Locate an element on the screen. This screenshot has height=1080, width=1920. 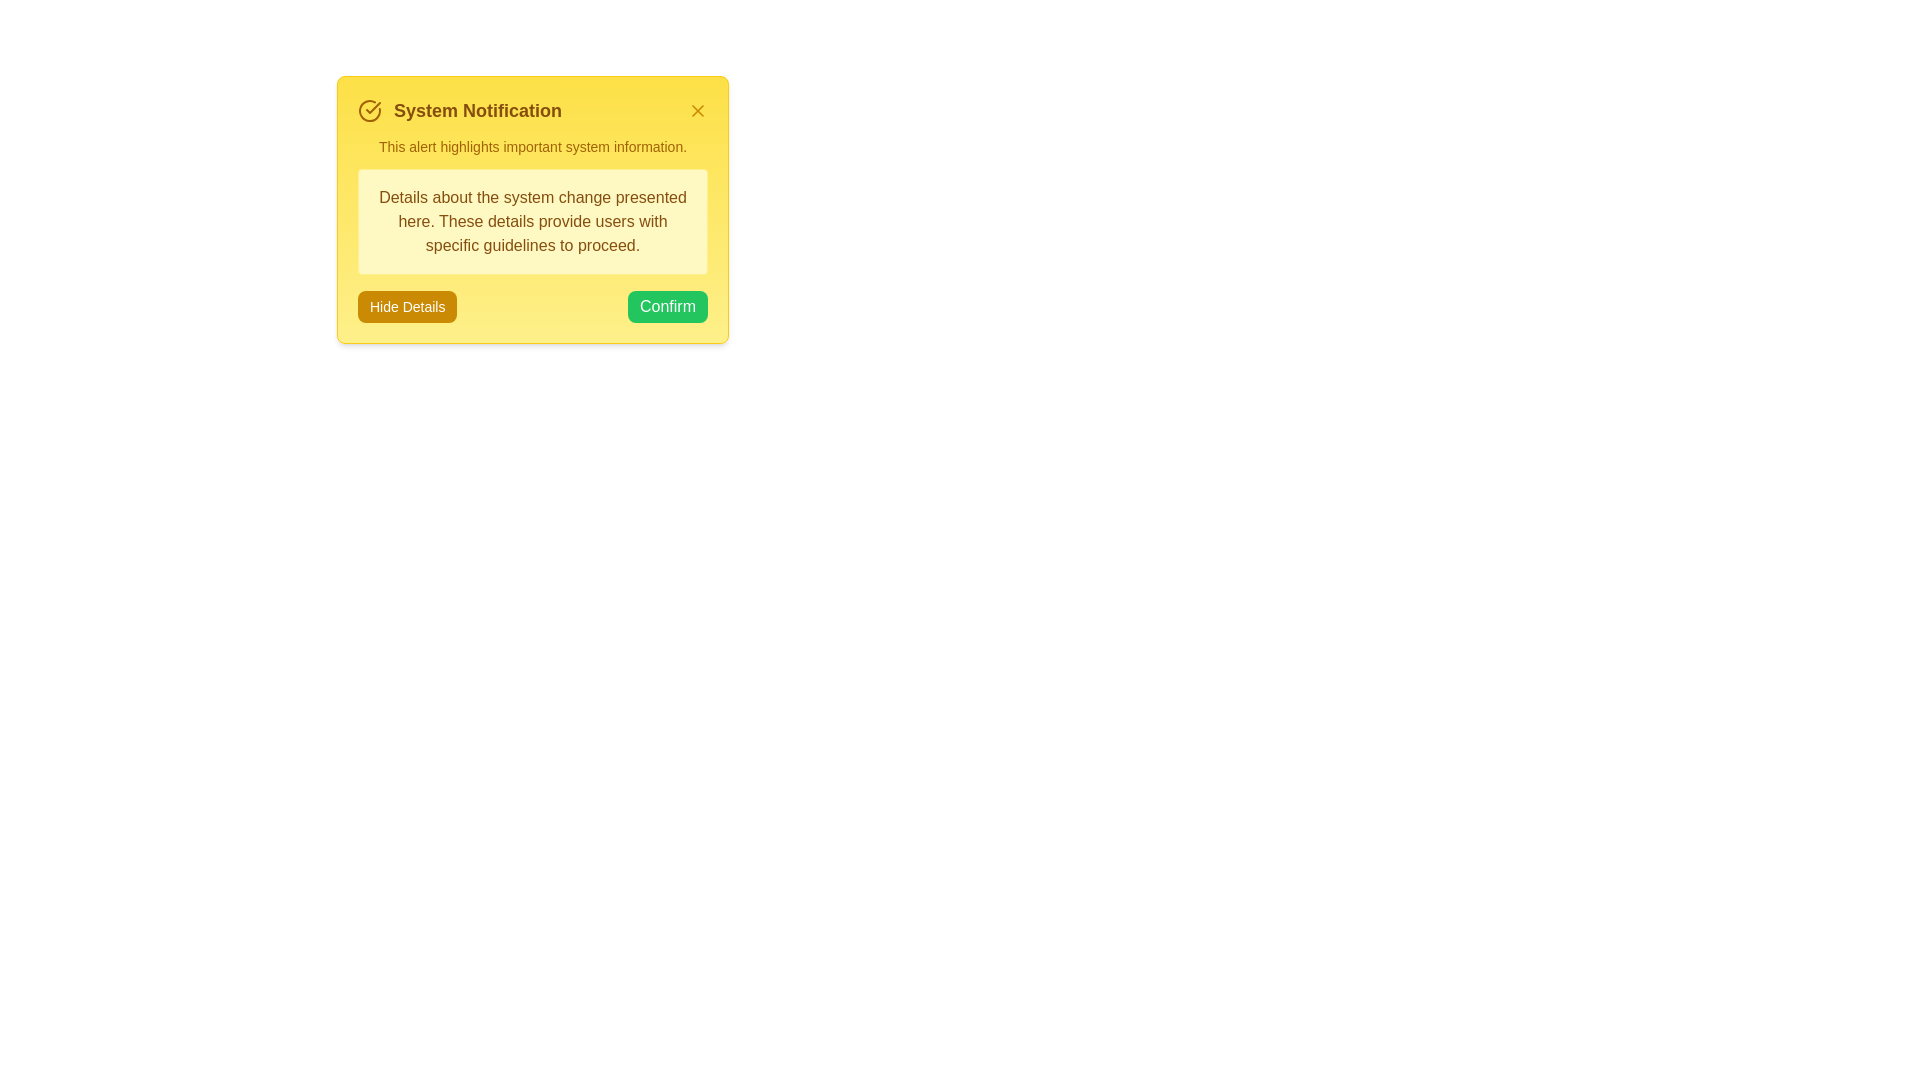
the 'Hide Details' button to toggle the visibility of the details section is located at coordinates (406, 307).